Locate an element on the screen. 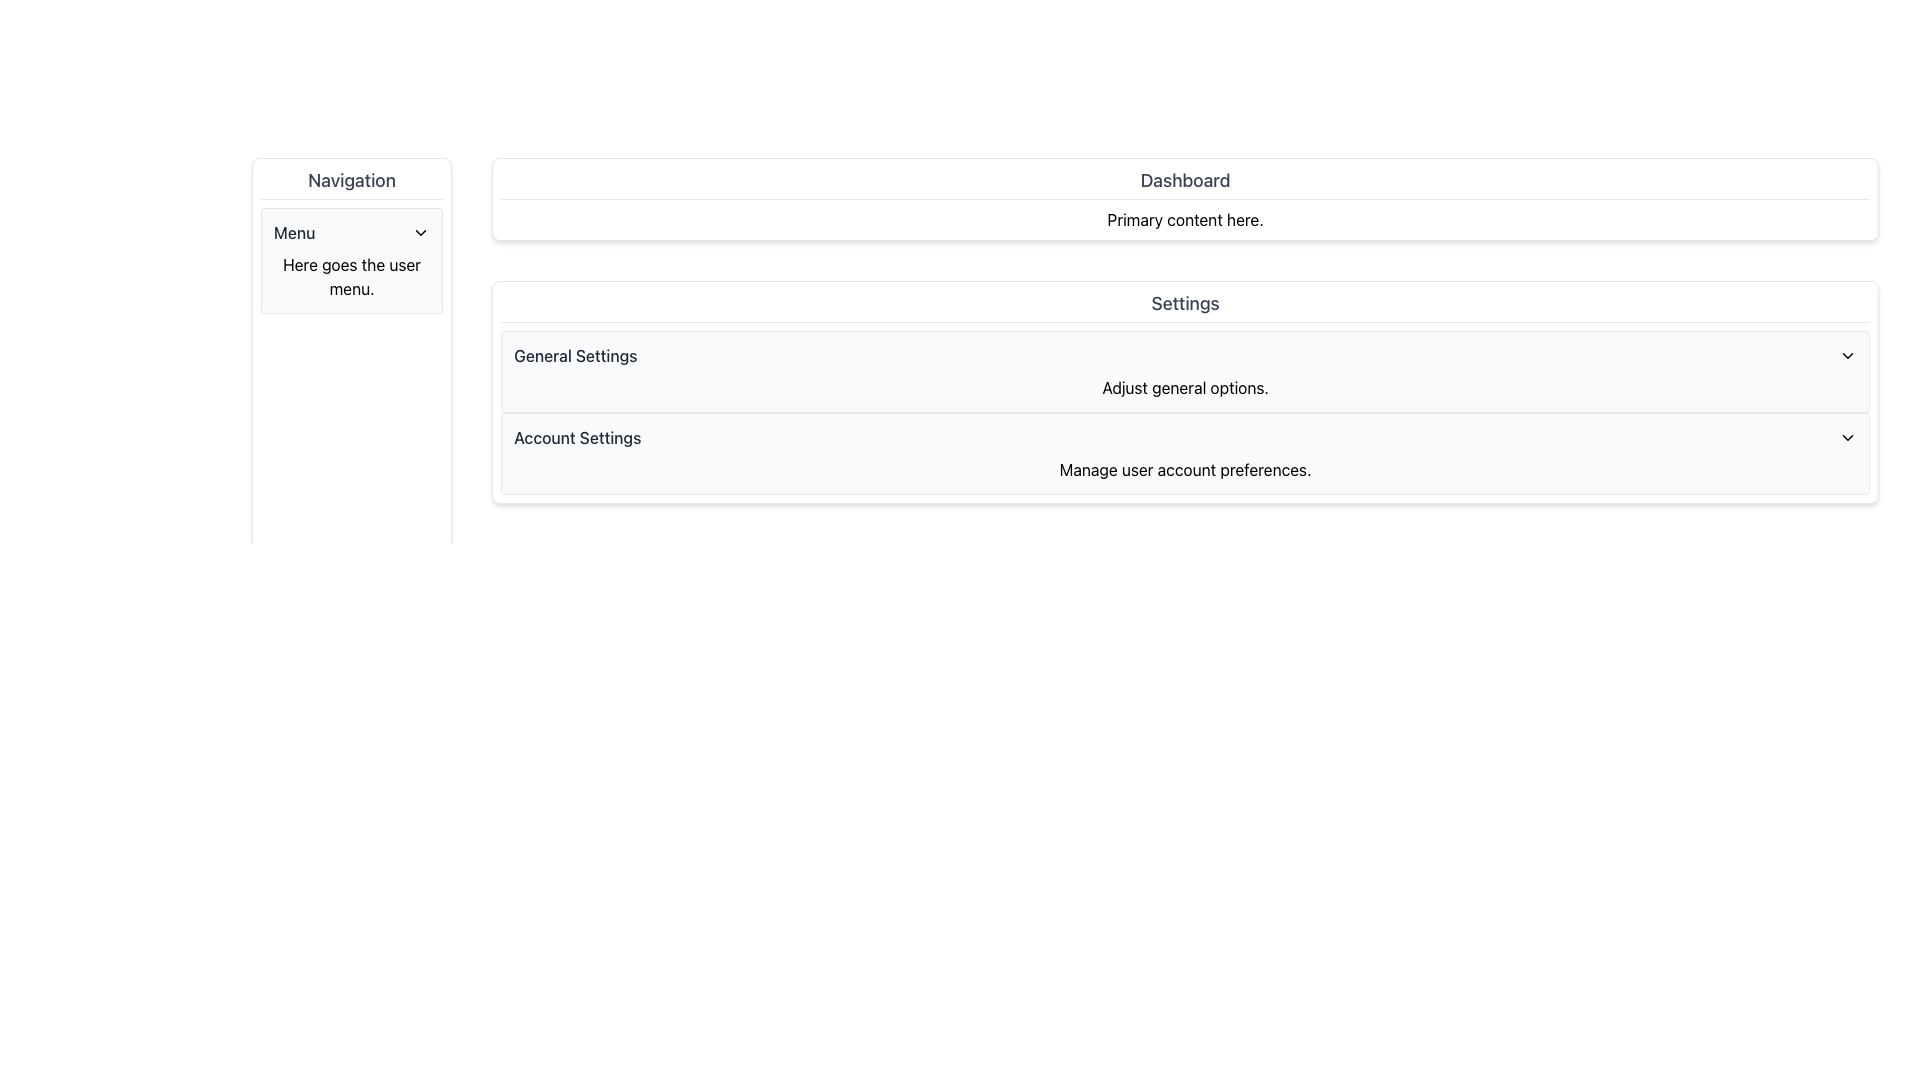 This screenshot has height=1080, width=1920. the 'Menu' text label located in the left-side navigation panel, styled in medium font weight and dark gray color, positioned near the top of the panel, aligned with a dropdown arrow icon is located at coordinates (293, 231).